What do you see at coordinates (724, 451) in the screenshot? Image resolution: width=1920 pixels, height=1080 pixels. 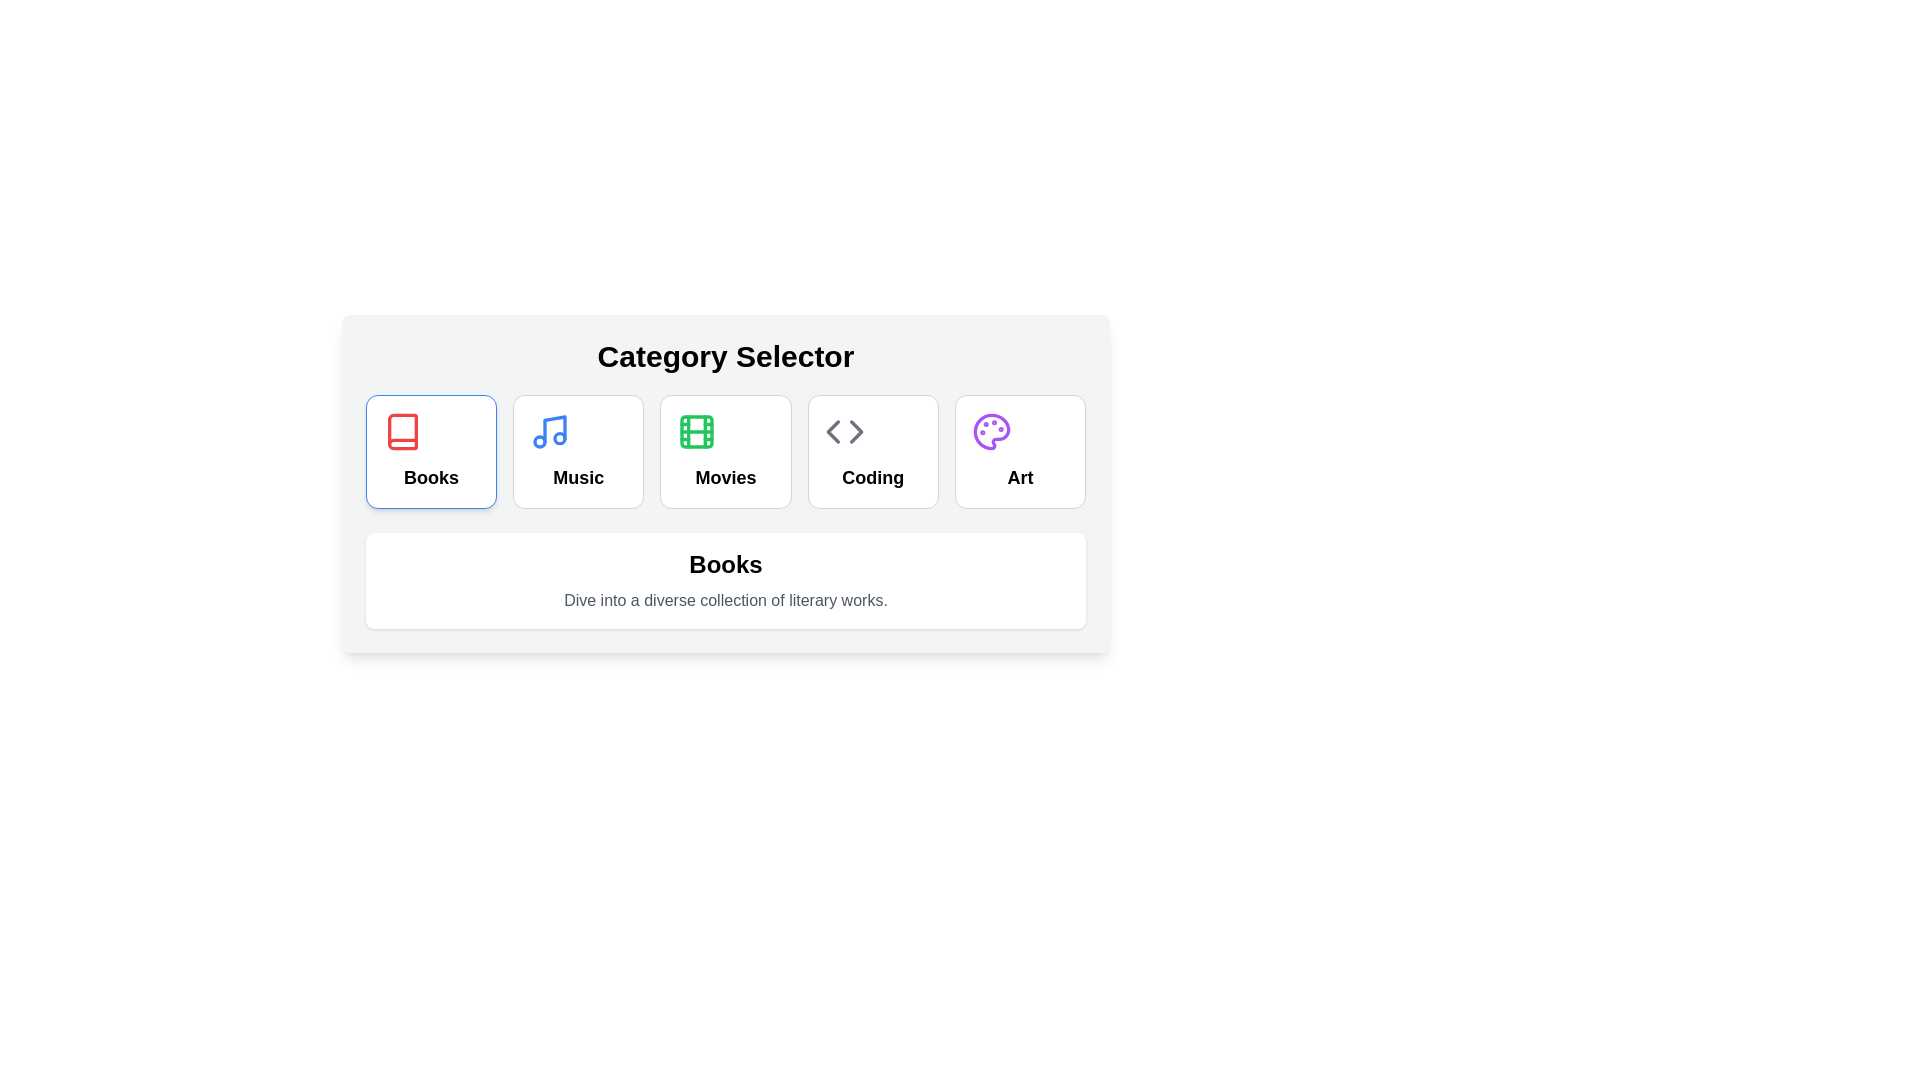 I see `the 'Movies' card button, which is a rectangular card with a white background and a green film strip icon` at bounding box center [724, 451].